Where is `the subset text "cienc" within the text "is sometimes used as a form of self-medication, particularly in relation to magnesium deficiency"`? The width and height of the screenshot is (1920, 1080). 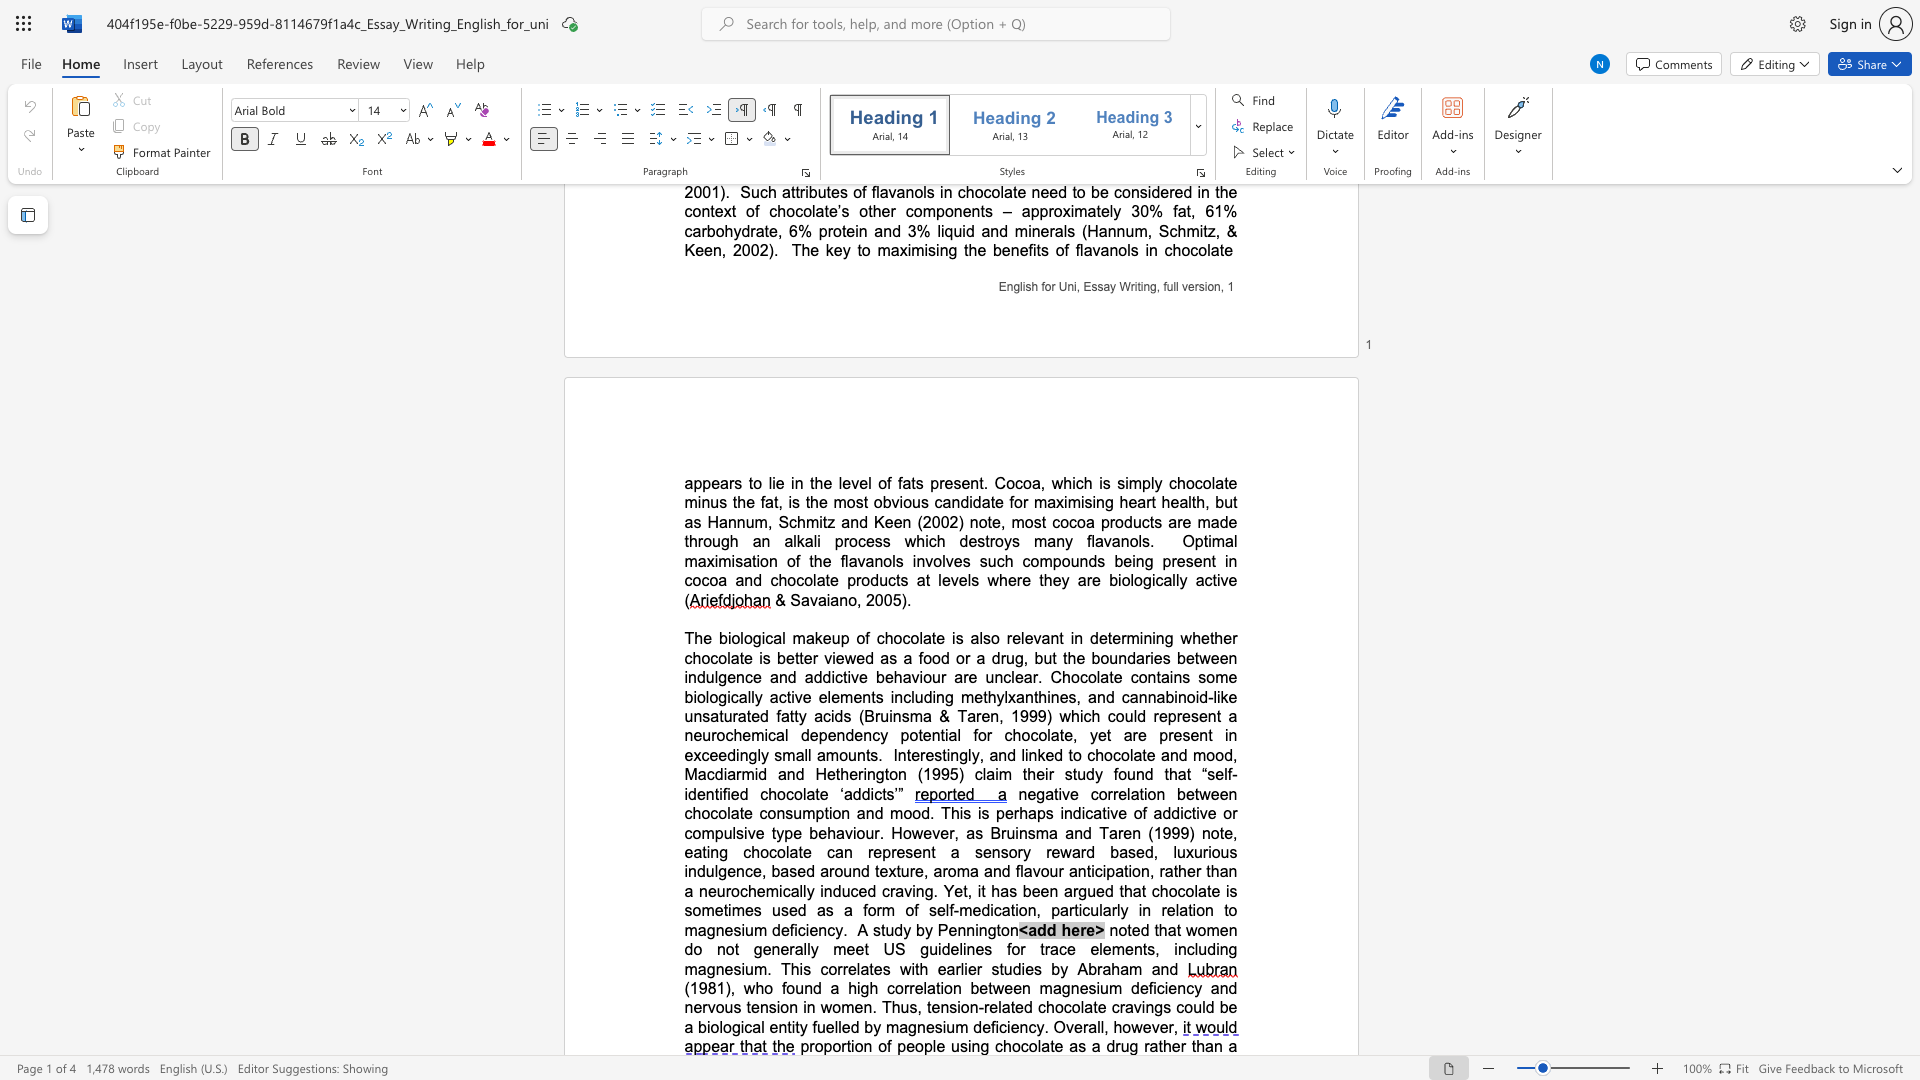 the subset text "cienc" within the text "is sometimes used as a form of self-medication, particularly in relation to magnesium deficiency" is located at coordinates (796, 930).